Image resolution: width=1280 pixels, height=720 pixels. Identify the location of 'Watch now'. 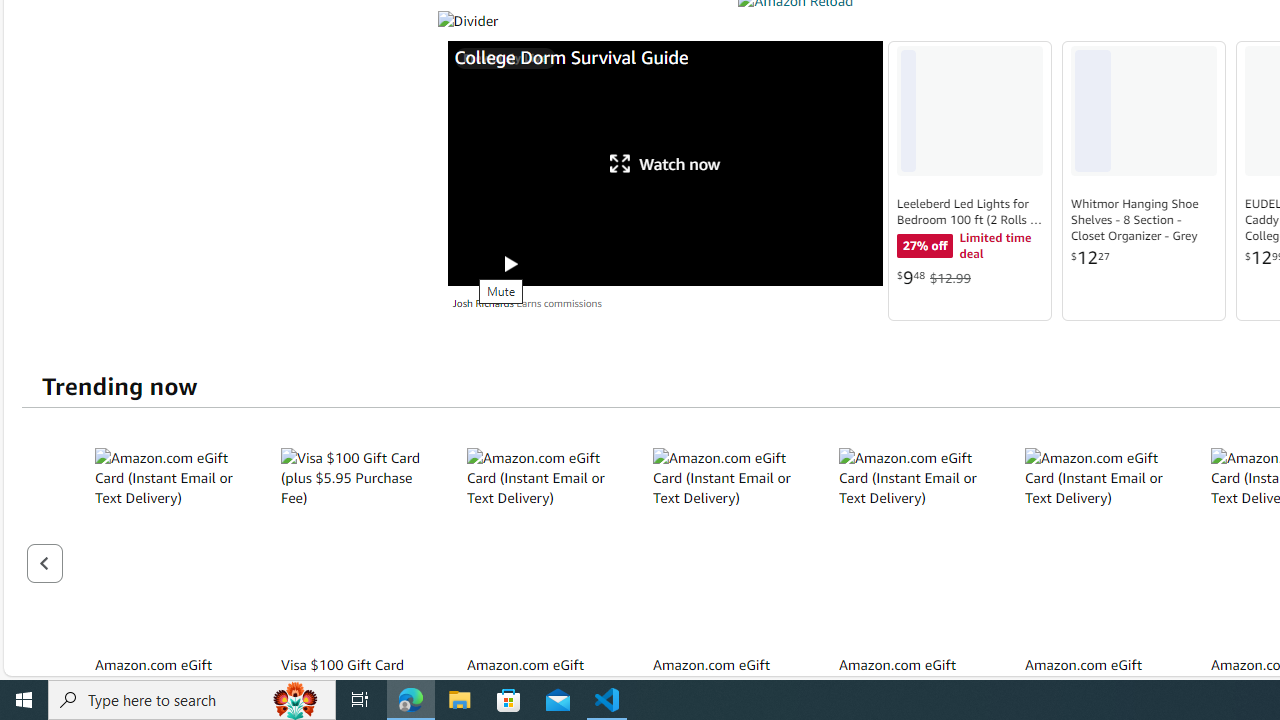
(665, 162).